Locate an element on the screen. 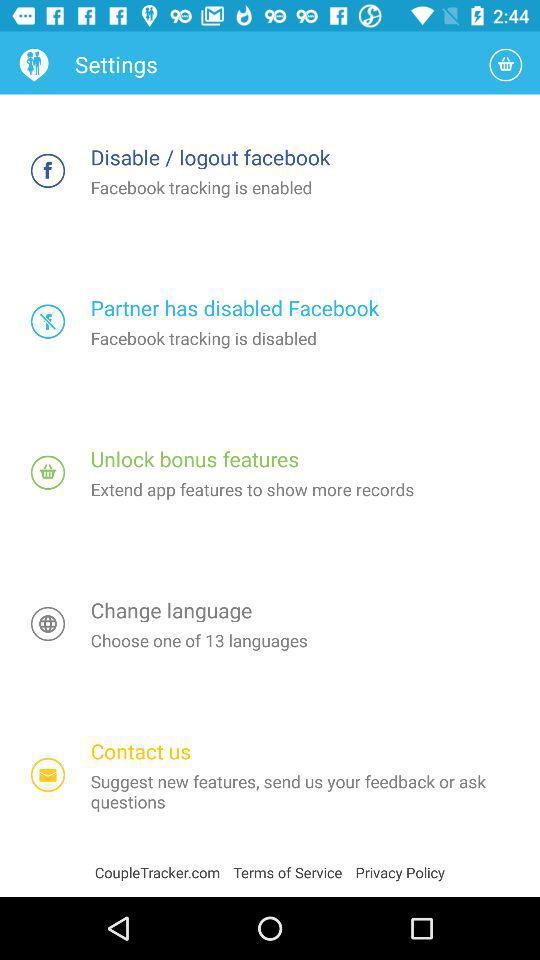 This screenshot has height=960, width=540. enable or disable facebook is located at coordinates (48, 321).